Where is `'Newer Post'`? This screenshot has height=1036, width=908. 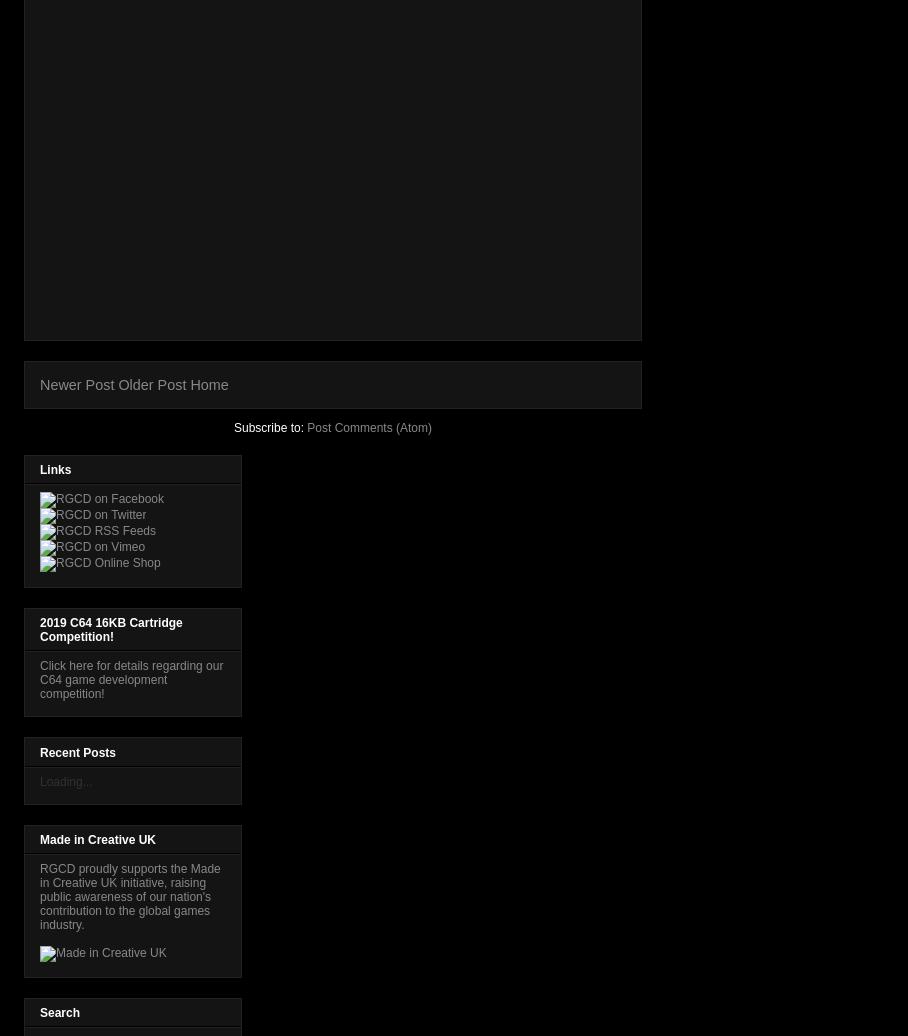 'Newer Post' is located at coordinates (75, 384).